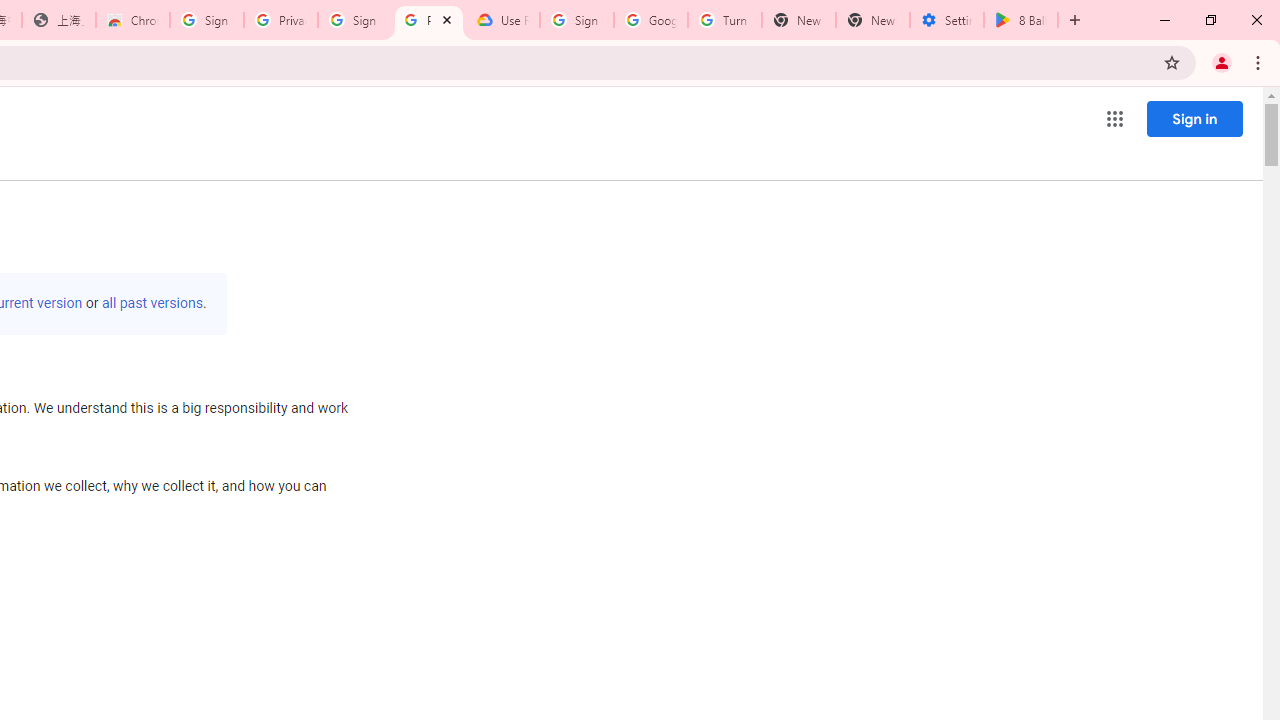 The height and width of the screenshot is (720, 1280). I want to click on 'Chrome Web Store - Color themes by Chrome', so click(132, 20).